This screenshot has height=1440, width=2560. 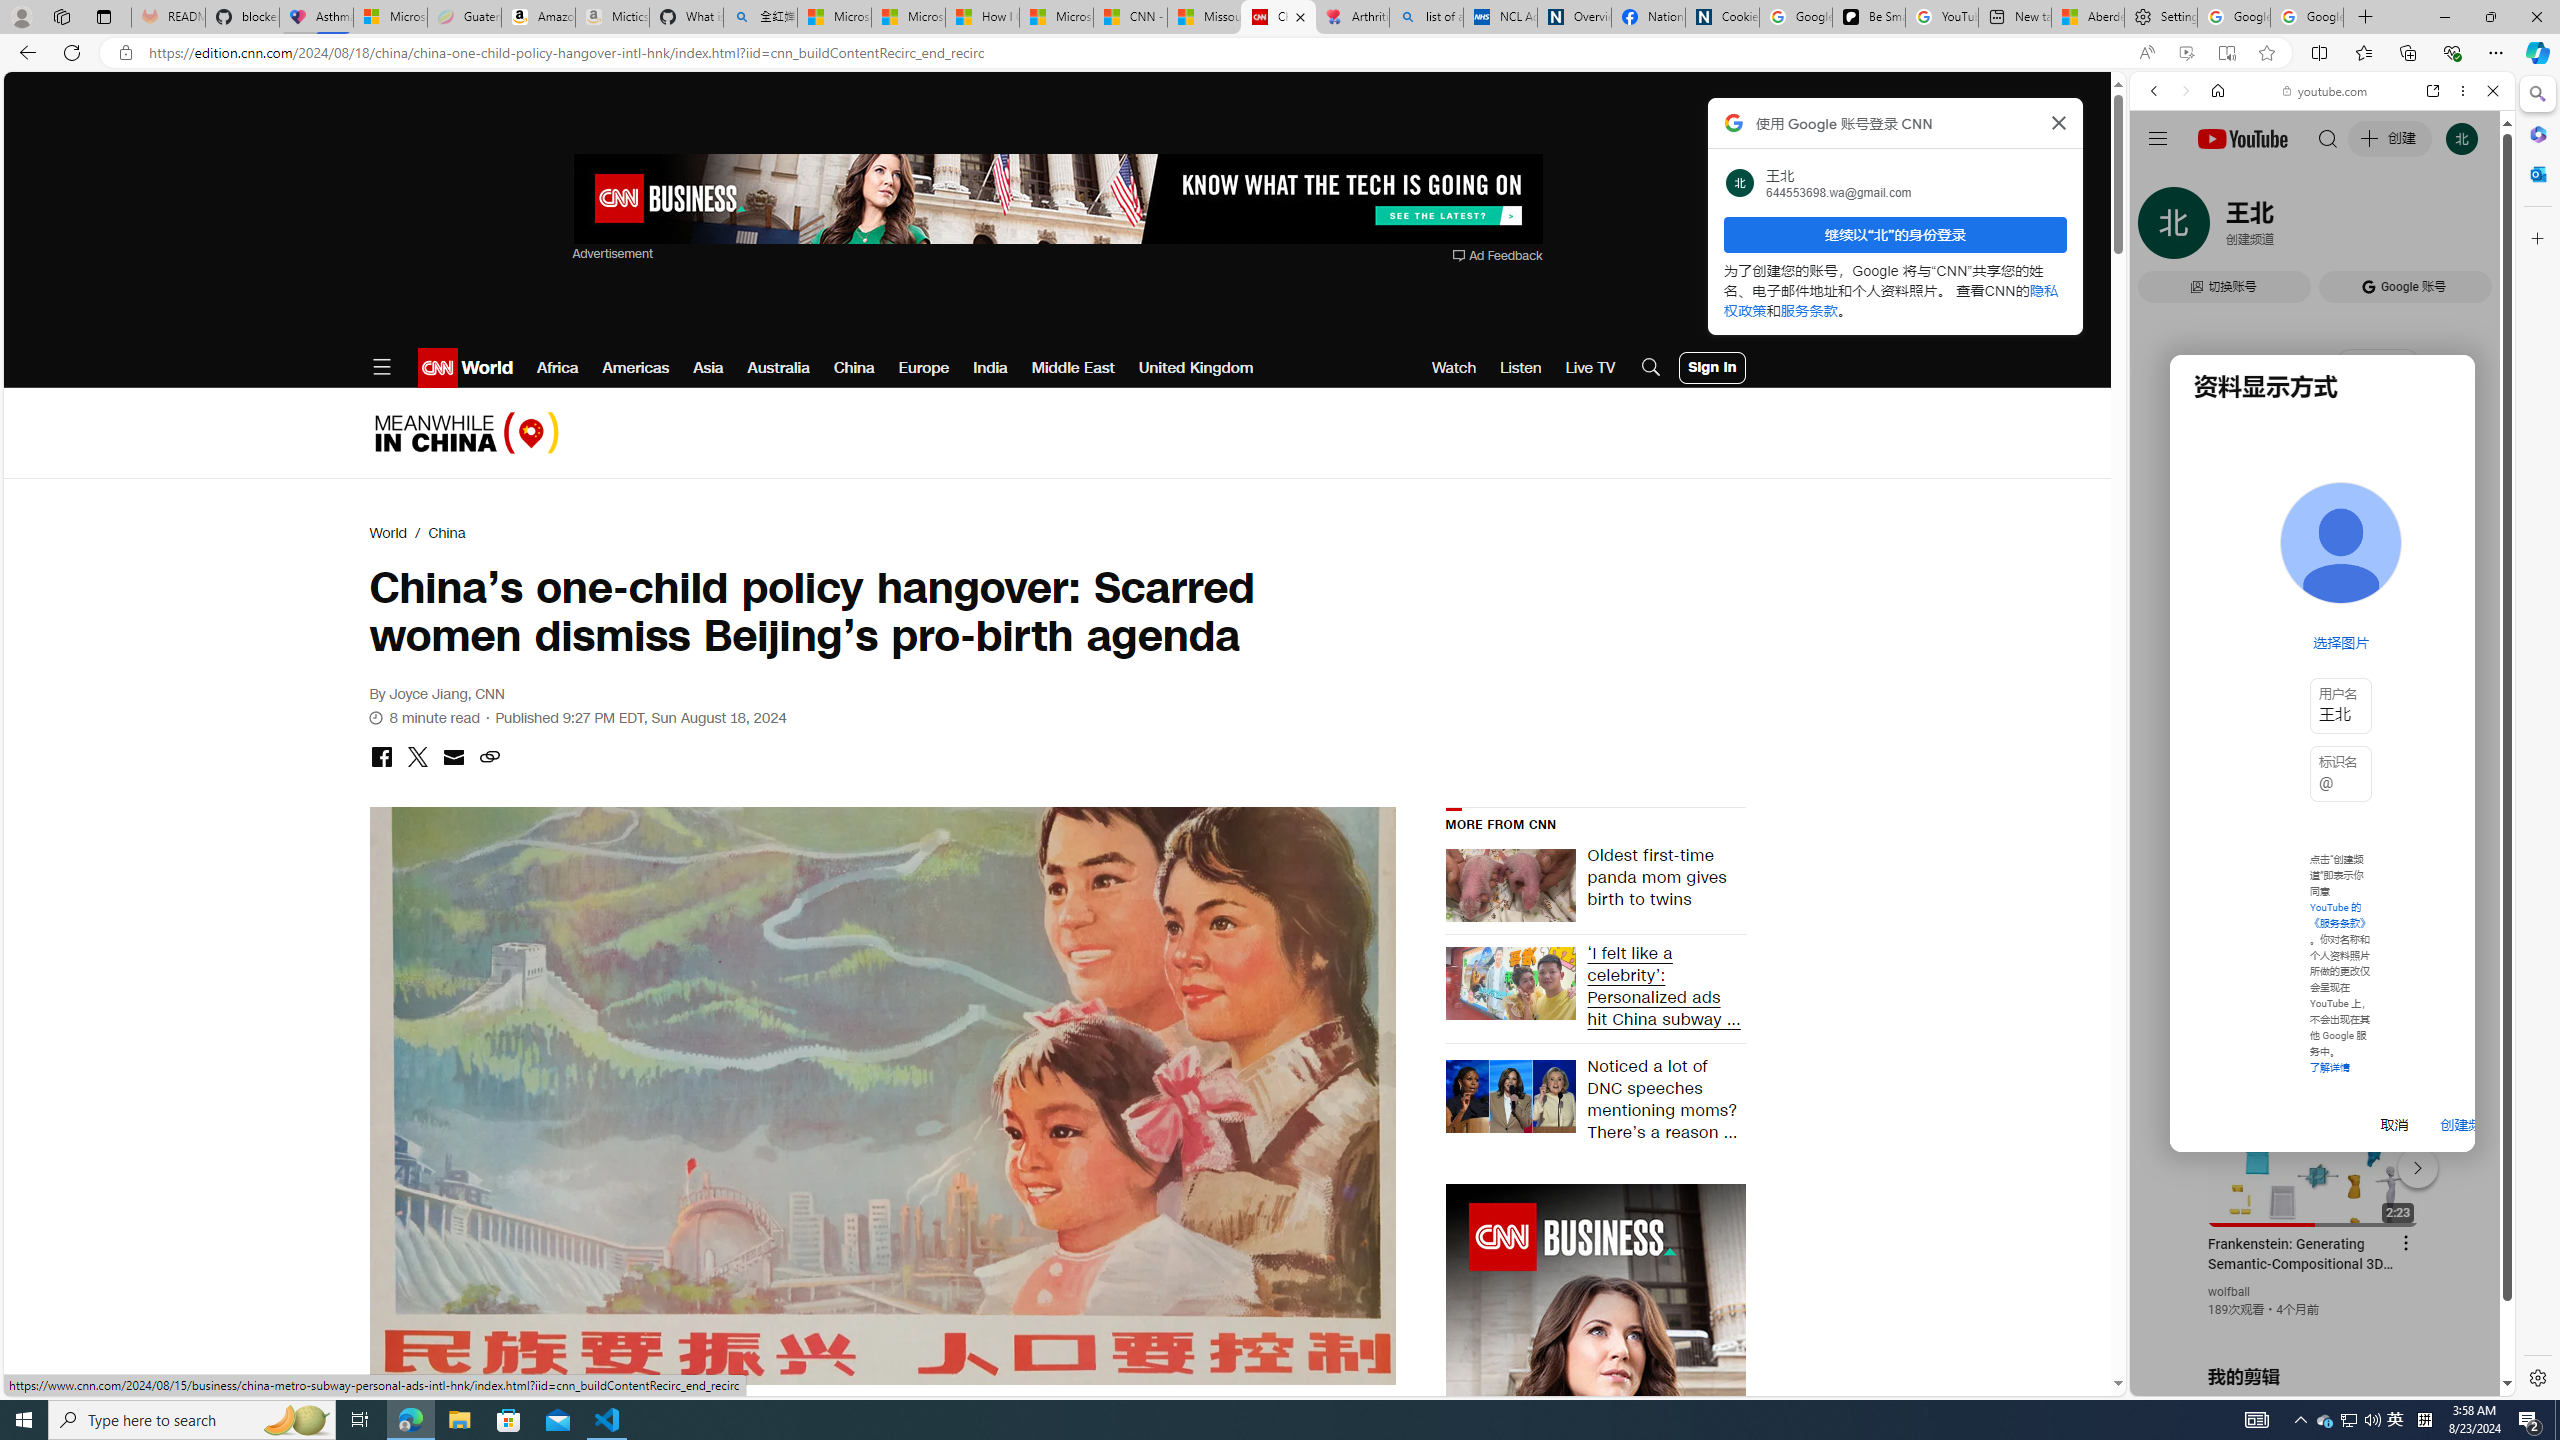 I want to click on 'list of asthma inhalers uk - Search', so click(x=1424, y=16).